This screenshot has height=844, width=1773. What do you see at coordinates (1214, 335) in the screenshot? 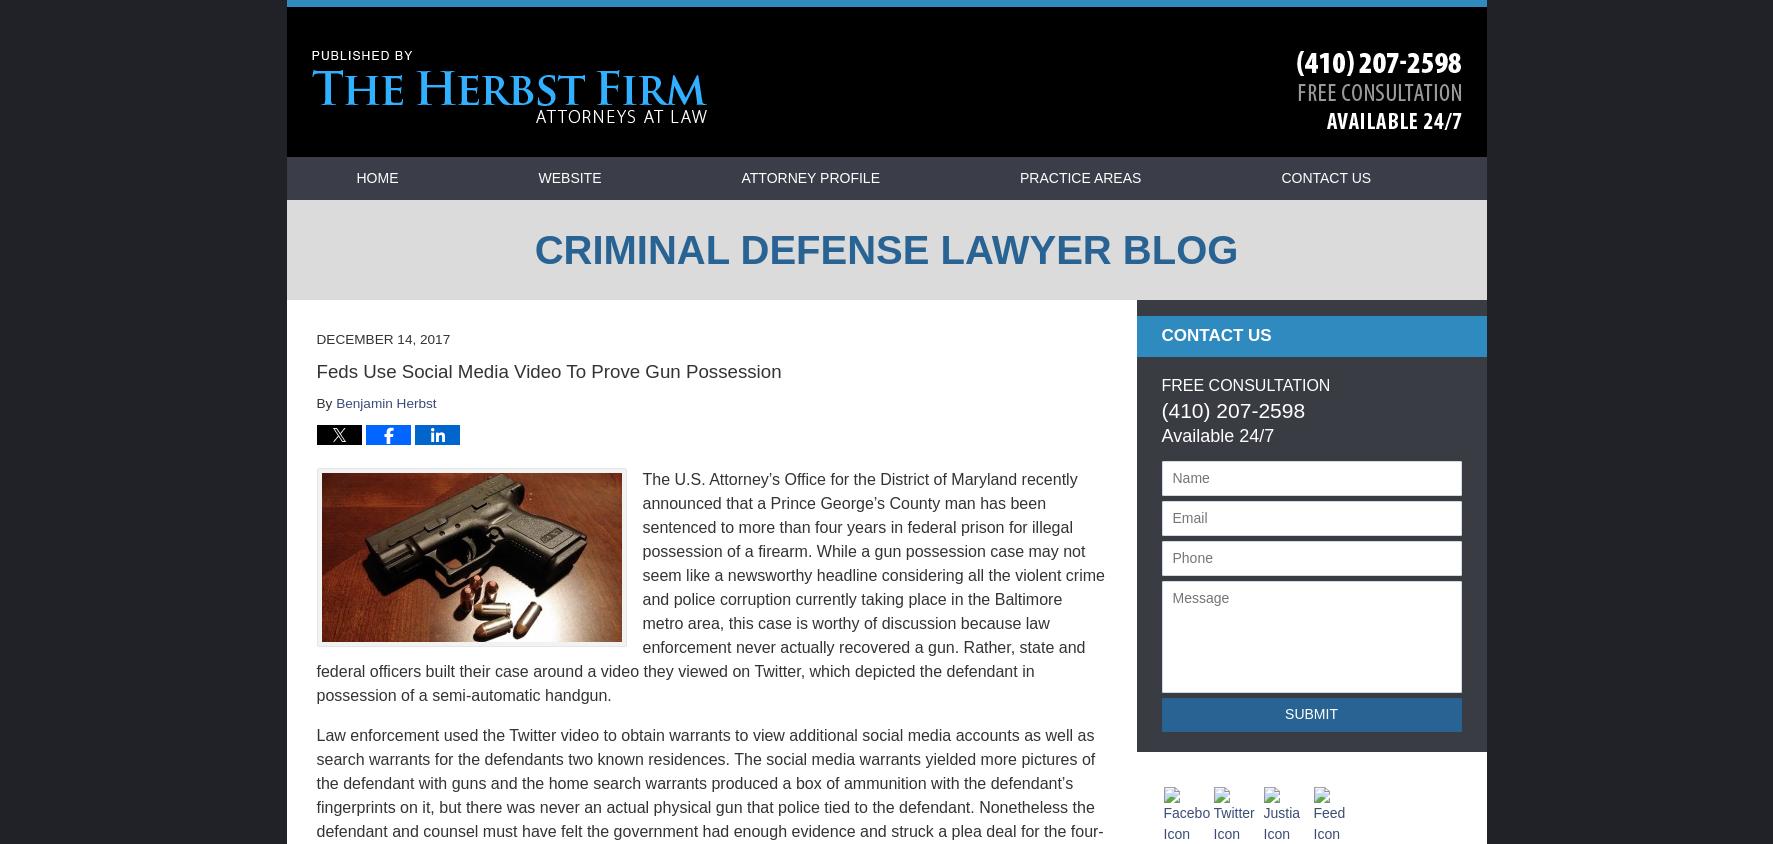
I see `'Contact Us'` at bounding box center [1214, 335].